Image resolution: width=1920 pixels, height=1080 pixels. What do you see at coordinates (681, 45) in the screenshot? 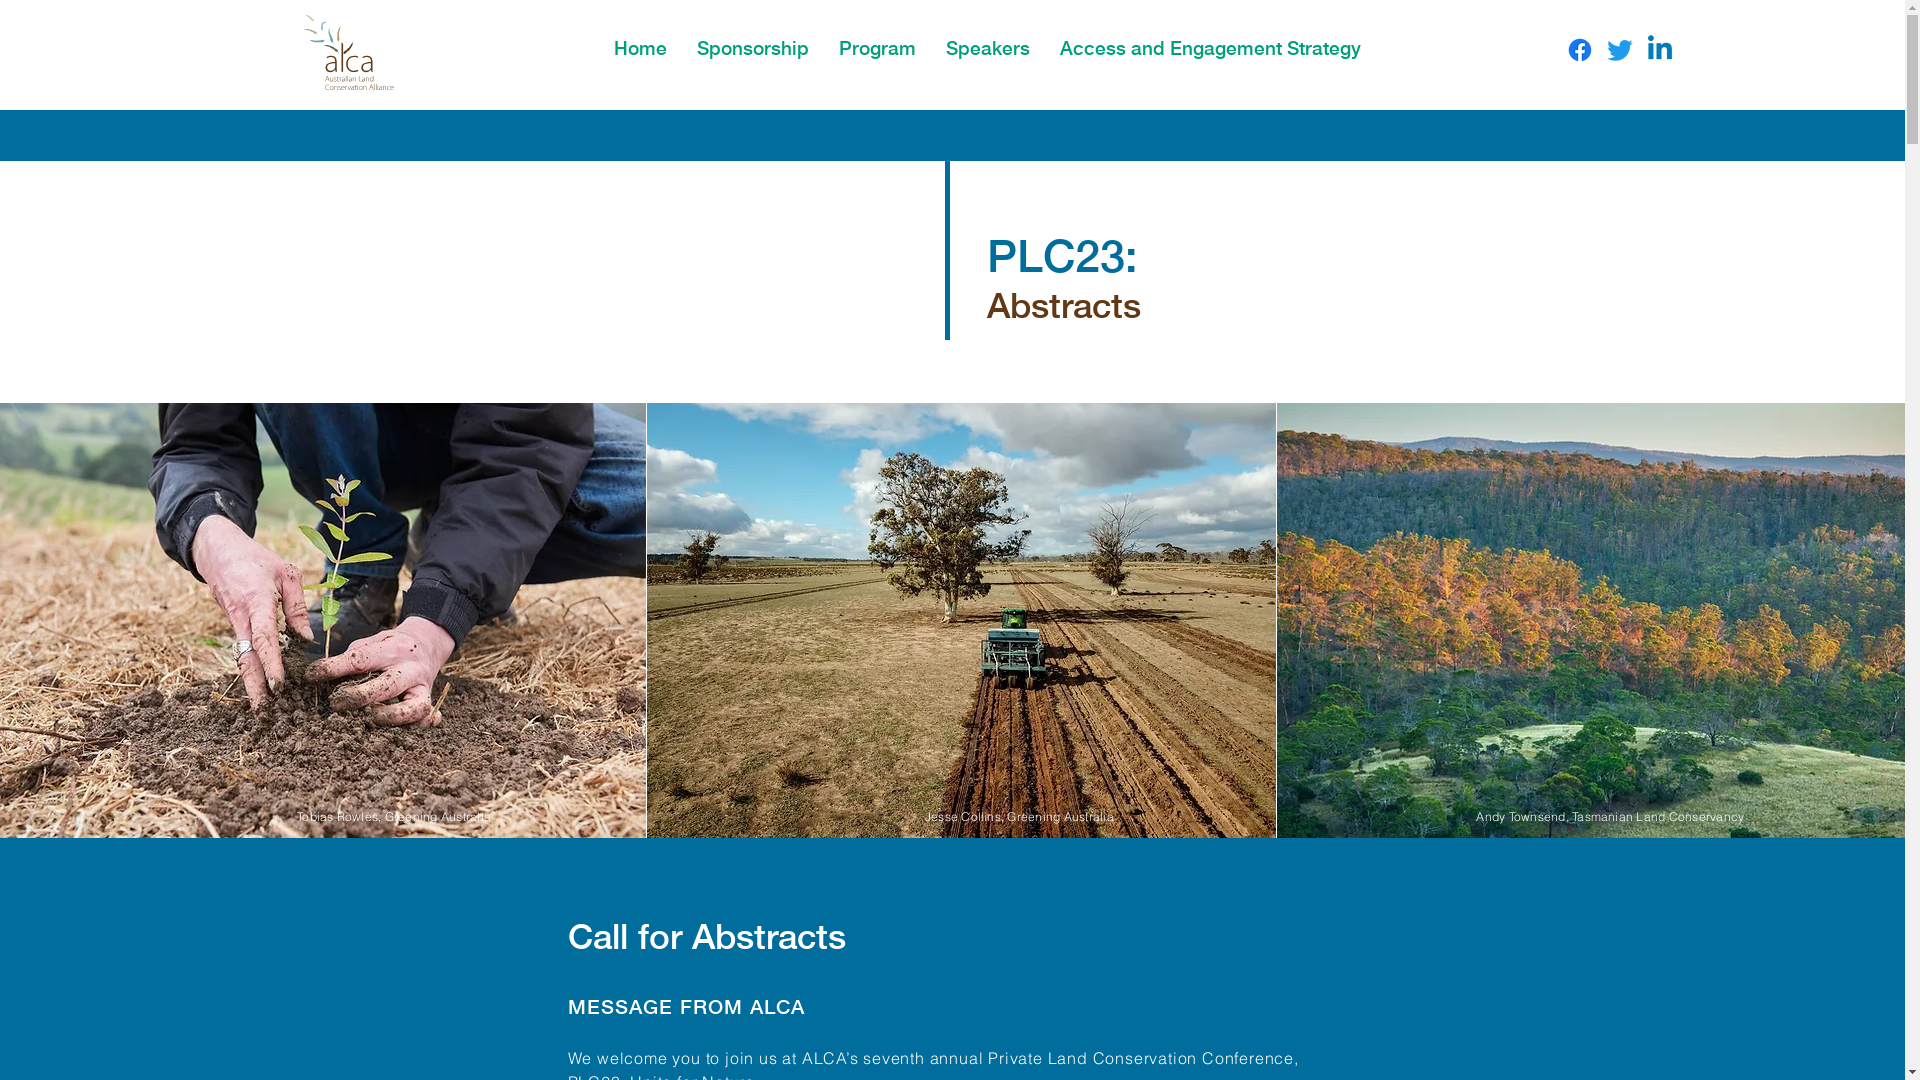
I see `'Sponsorship'` at bounding box center [681, 45].